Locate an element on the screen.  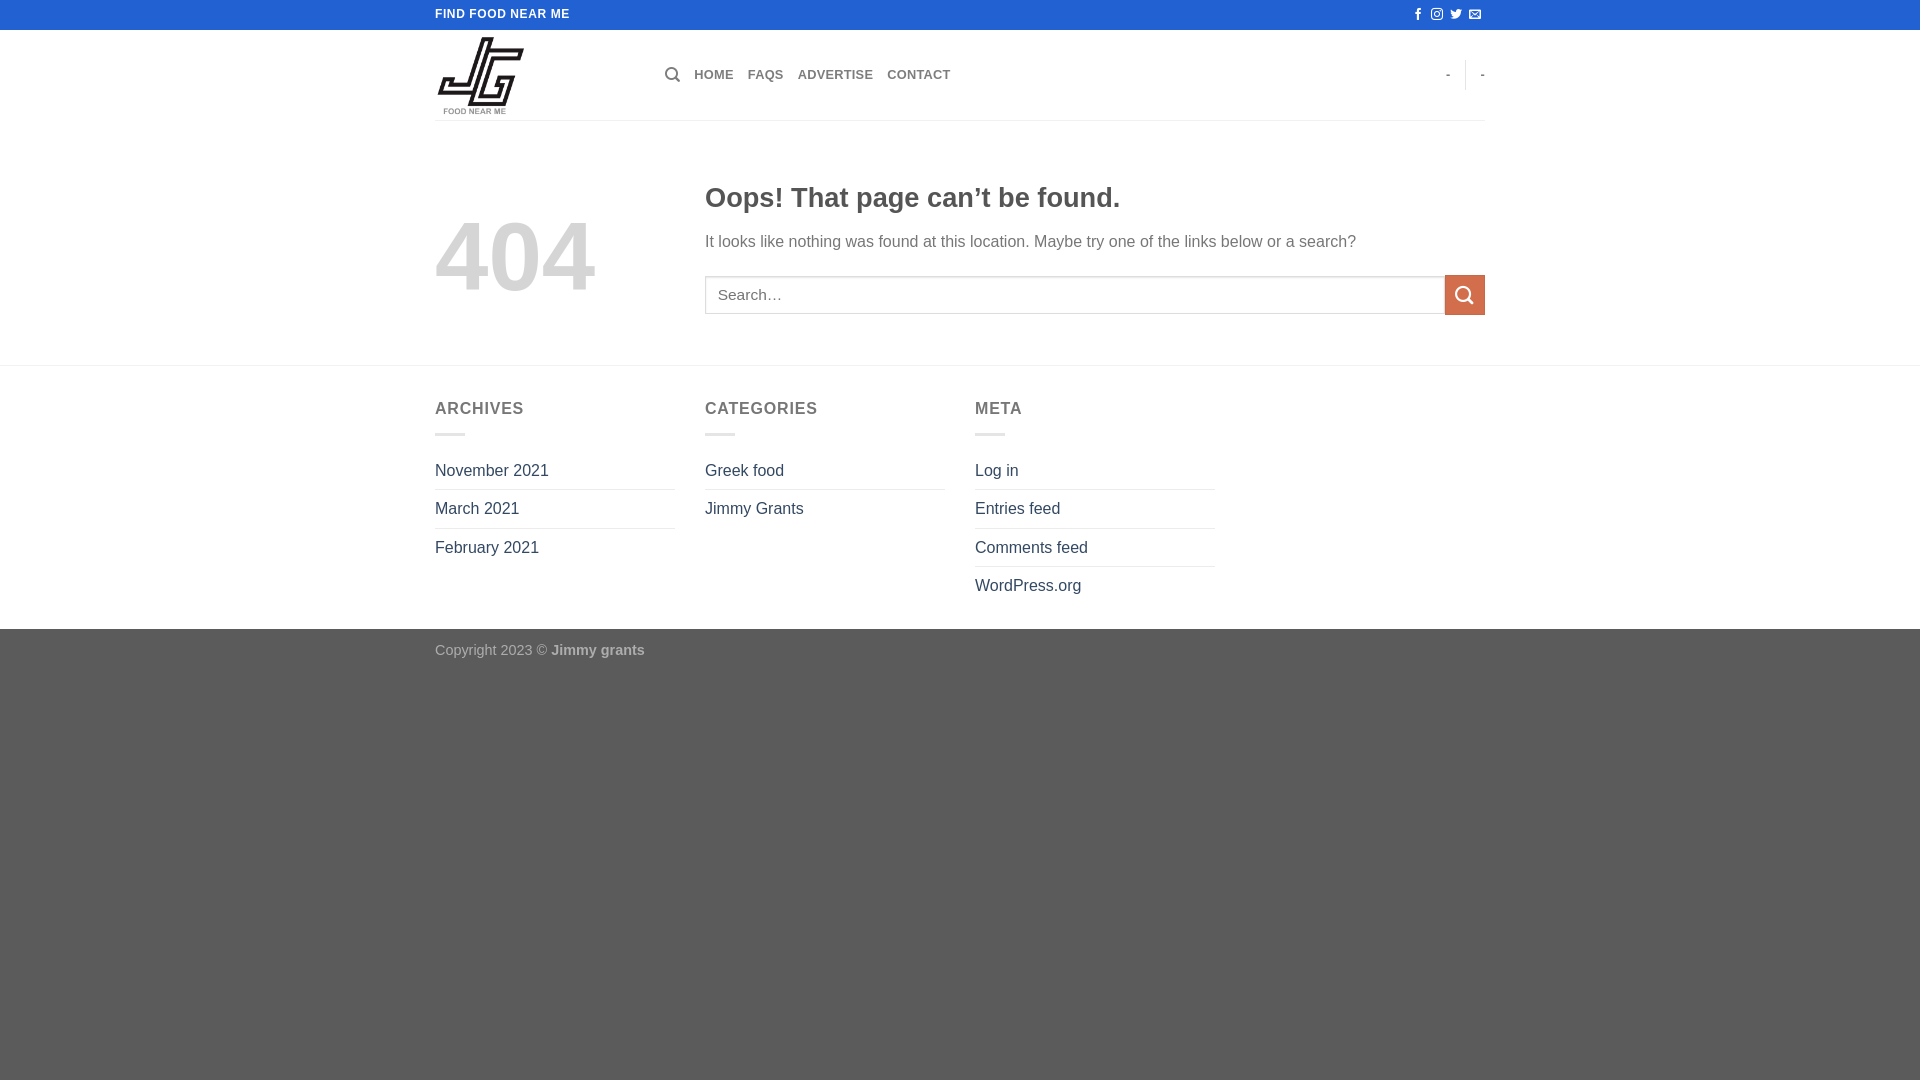
'-' is located at coordinates (1445, 73).